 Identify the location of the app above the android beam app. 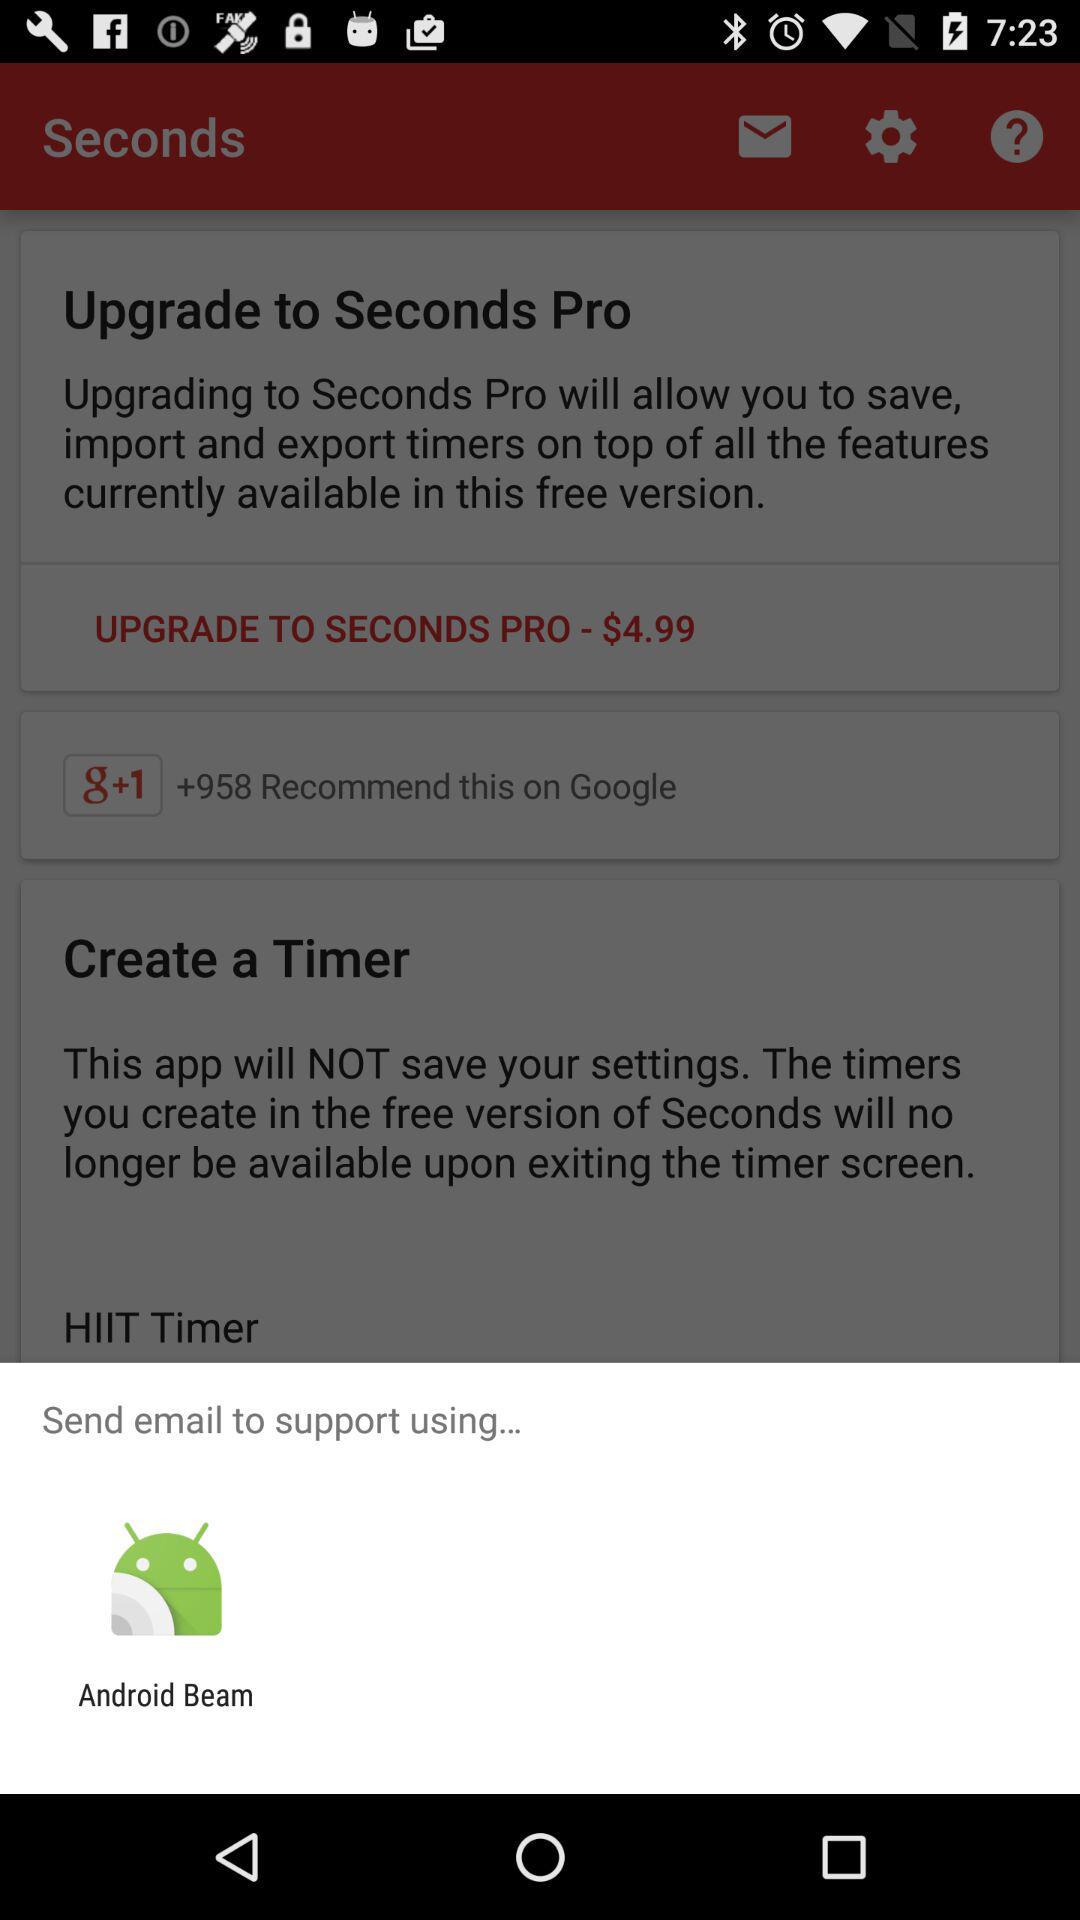
(165, 1579).